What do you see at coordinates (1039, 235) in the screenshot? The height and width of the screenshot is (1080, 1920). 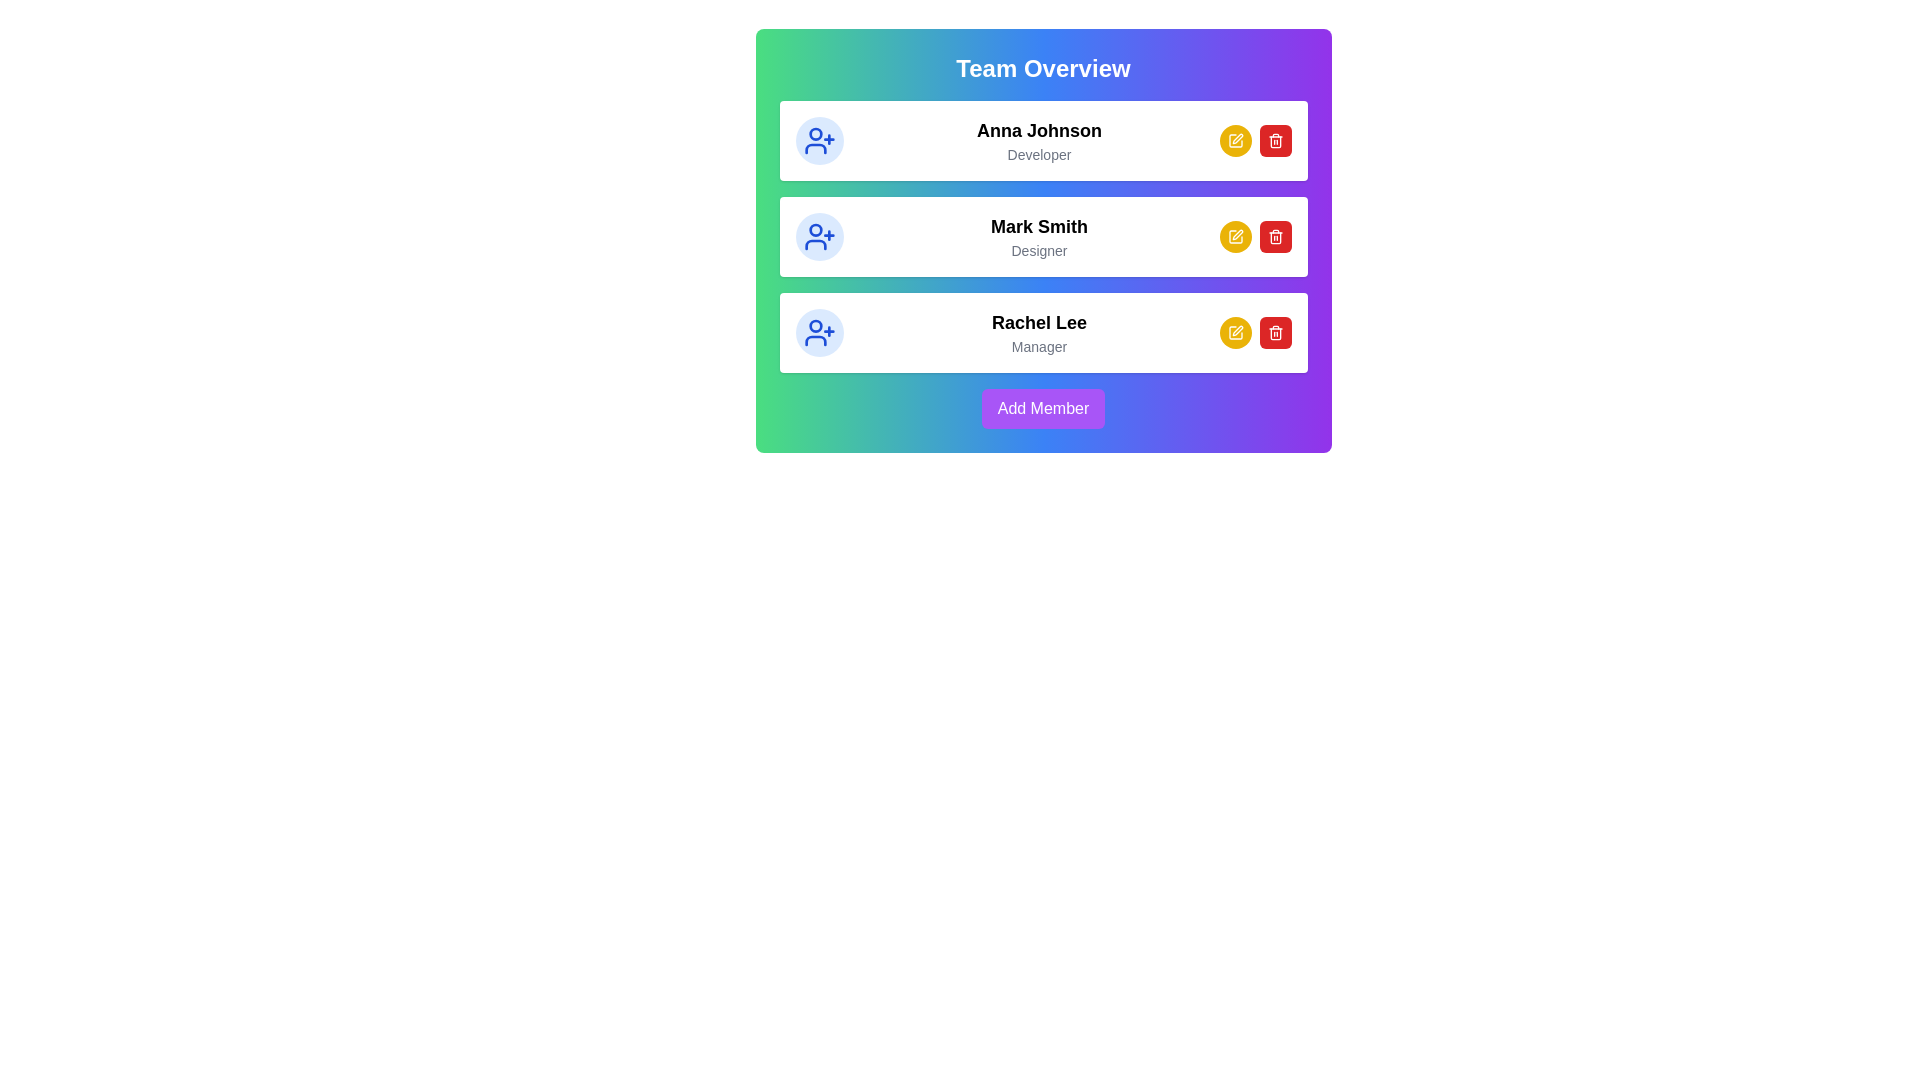 I see `the Text block displaying the identification information of an individual, which is located in the middle of three vertically stacked cards, centered horizontally and to the right of an avatar icon` at bounding box center [1039, 235].